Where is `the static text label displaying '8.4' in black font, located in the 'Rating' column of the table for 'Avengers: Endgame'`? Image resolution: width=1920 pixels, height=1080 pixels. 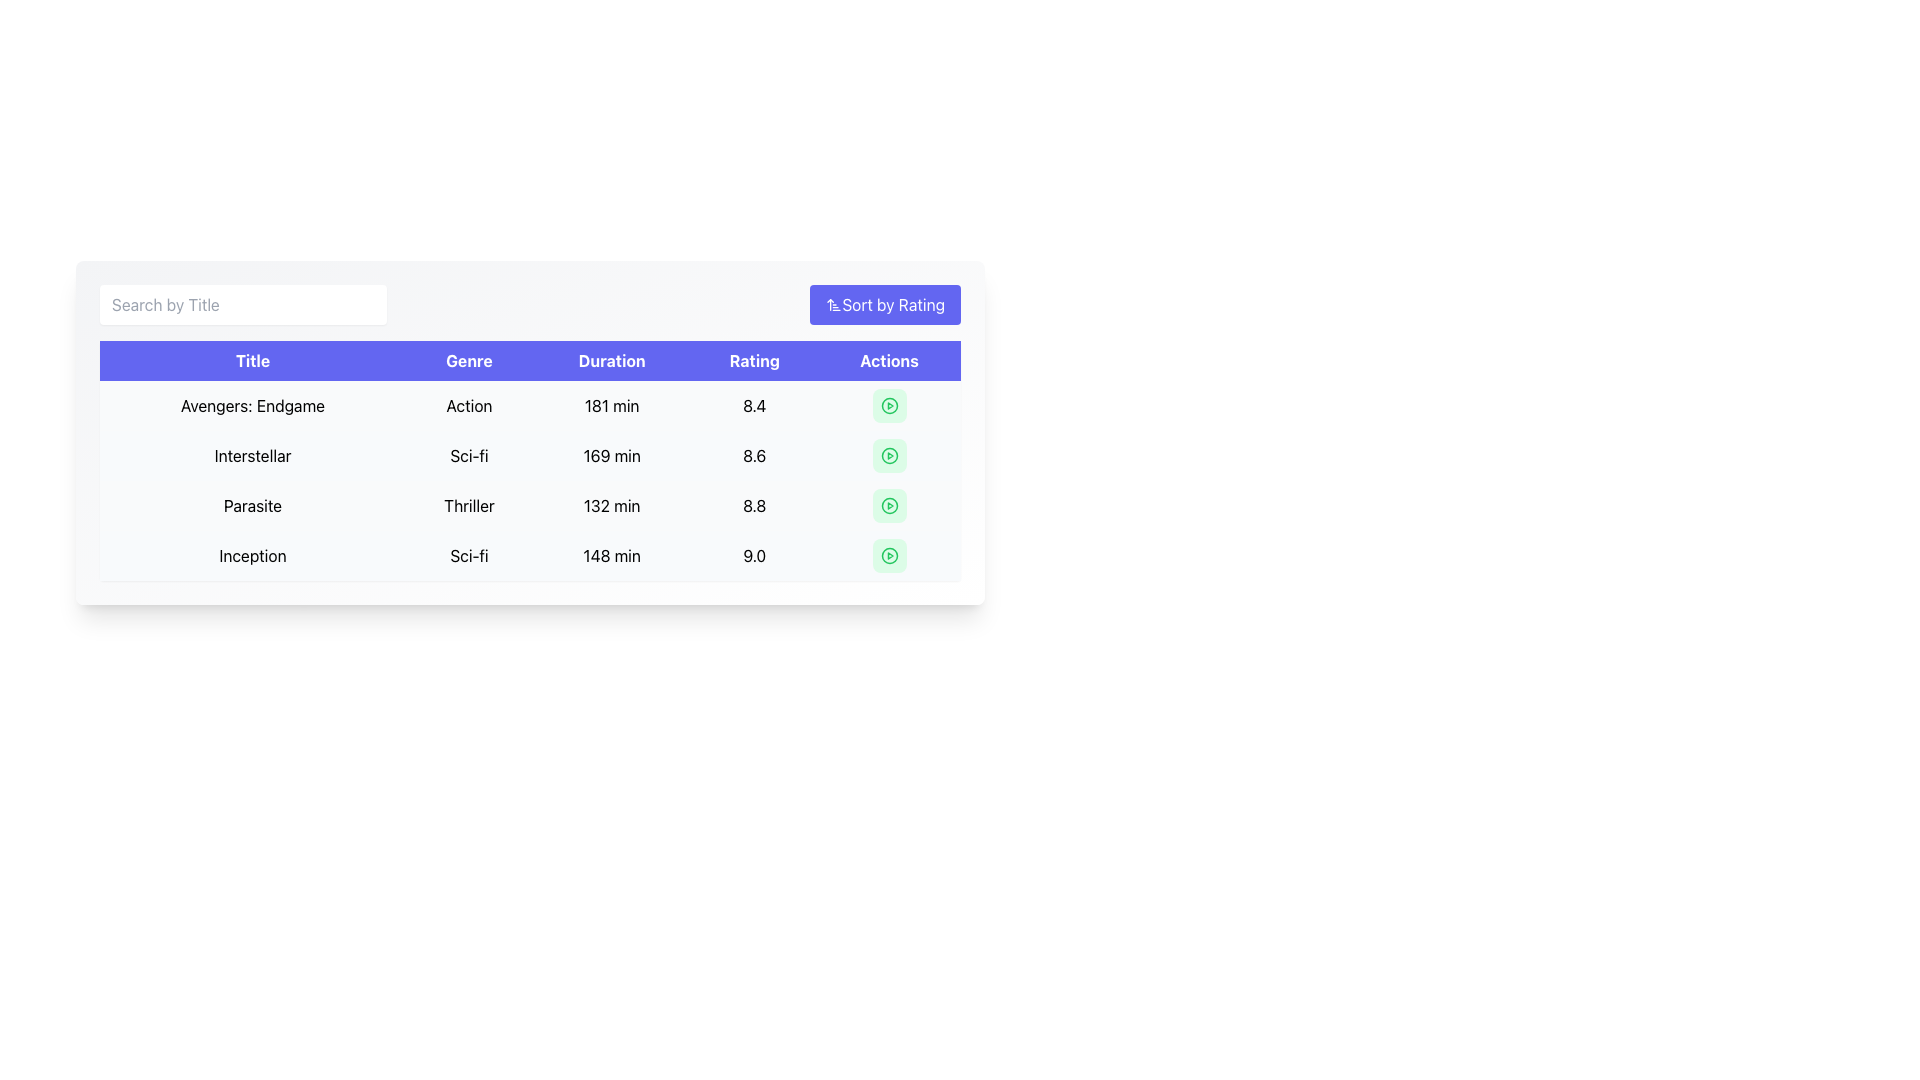 the static text label displaying '8.4' in black font, located in the 'Rating' column of the table for 'Avengers: Endgame' is located at coordinates (753, 405).